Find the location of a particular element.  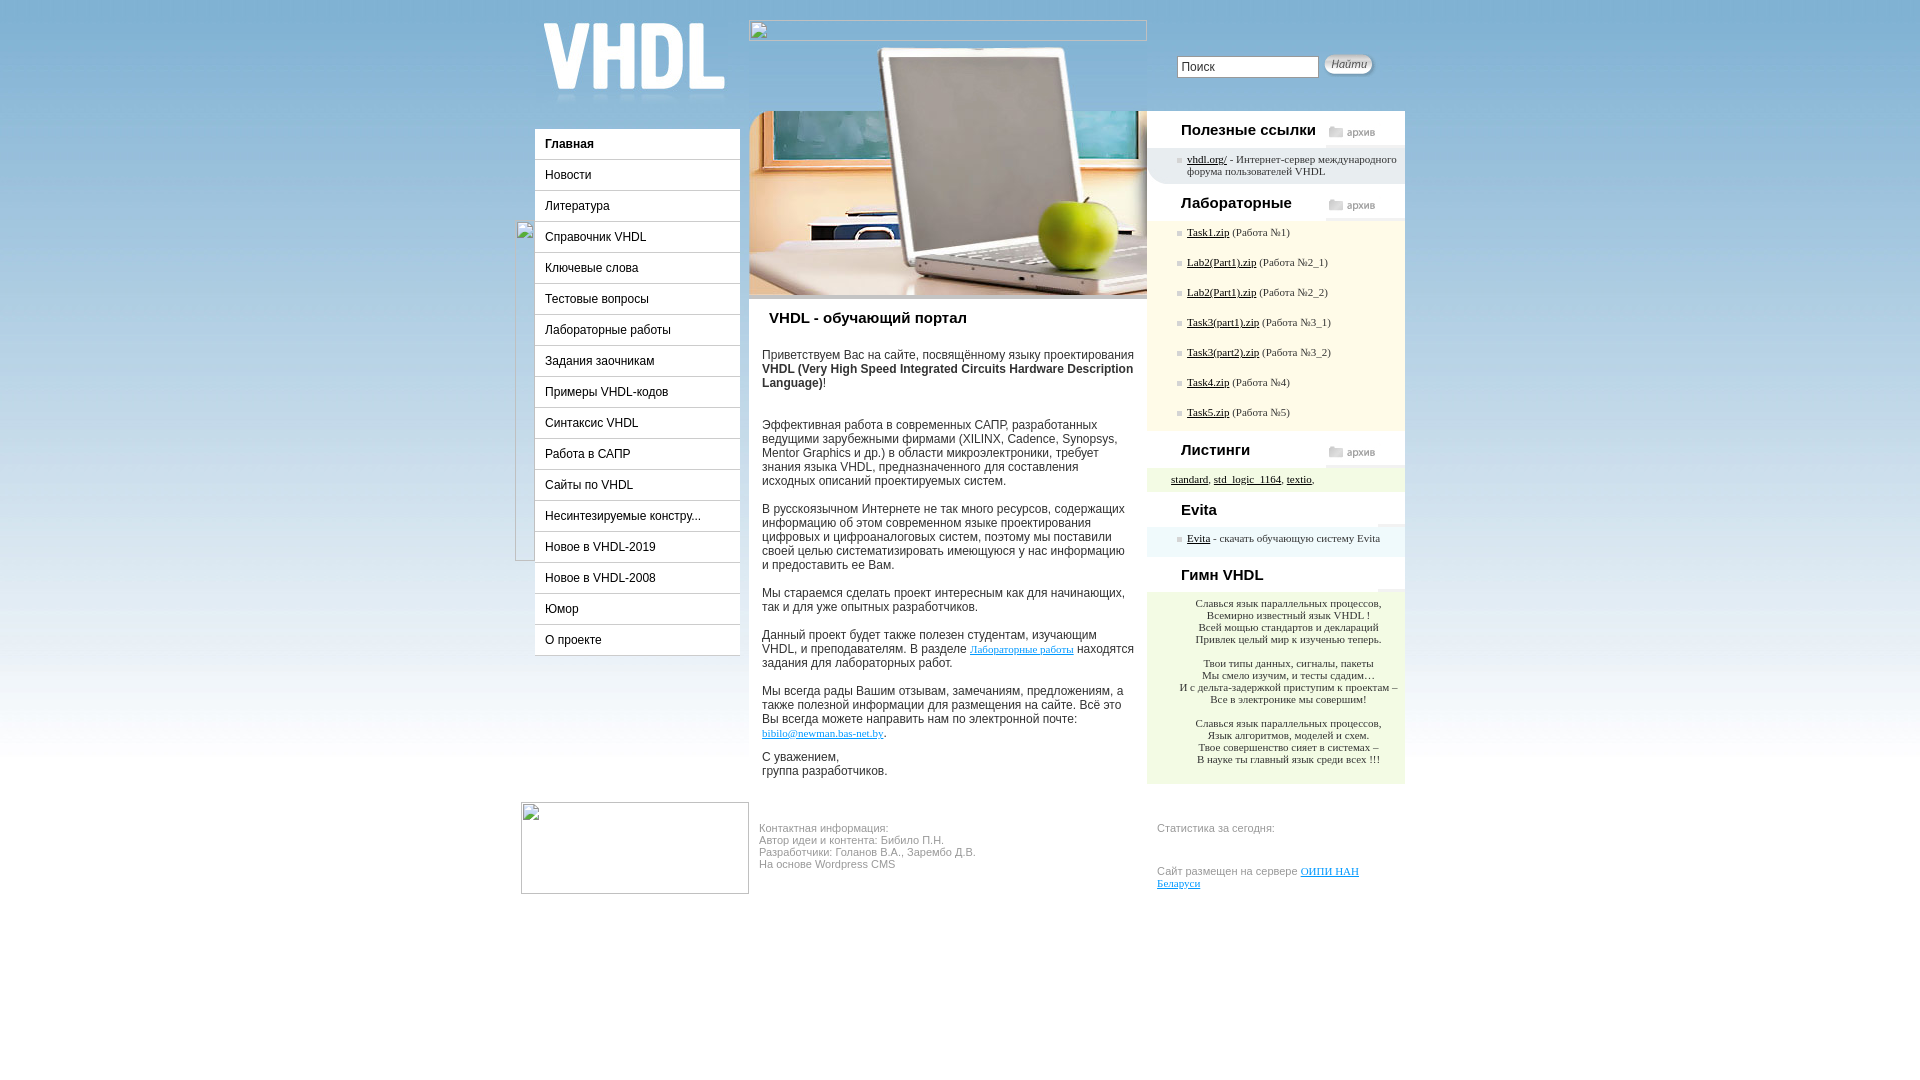

'bibilo@newman.bas-net.by' is located at coordinates (761, 732).